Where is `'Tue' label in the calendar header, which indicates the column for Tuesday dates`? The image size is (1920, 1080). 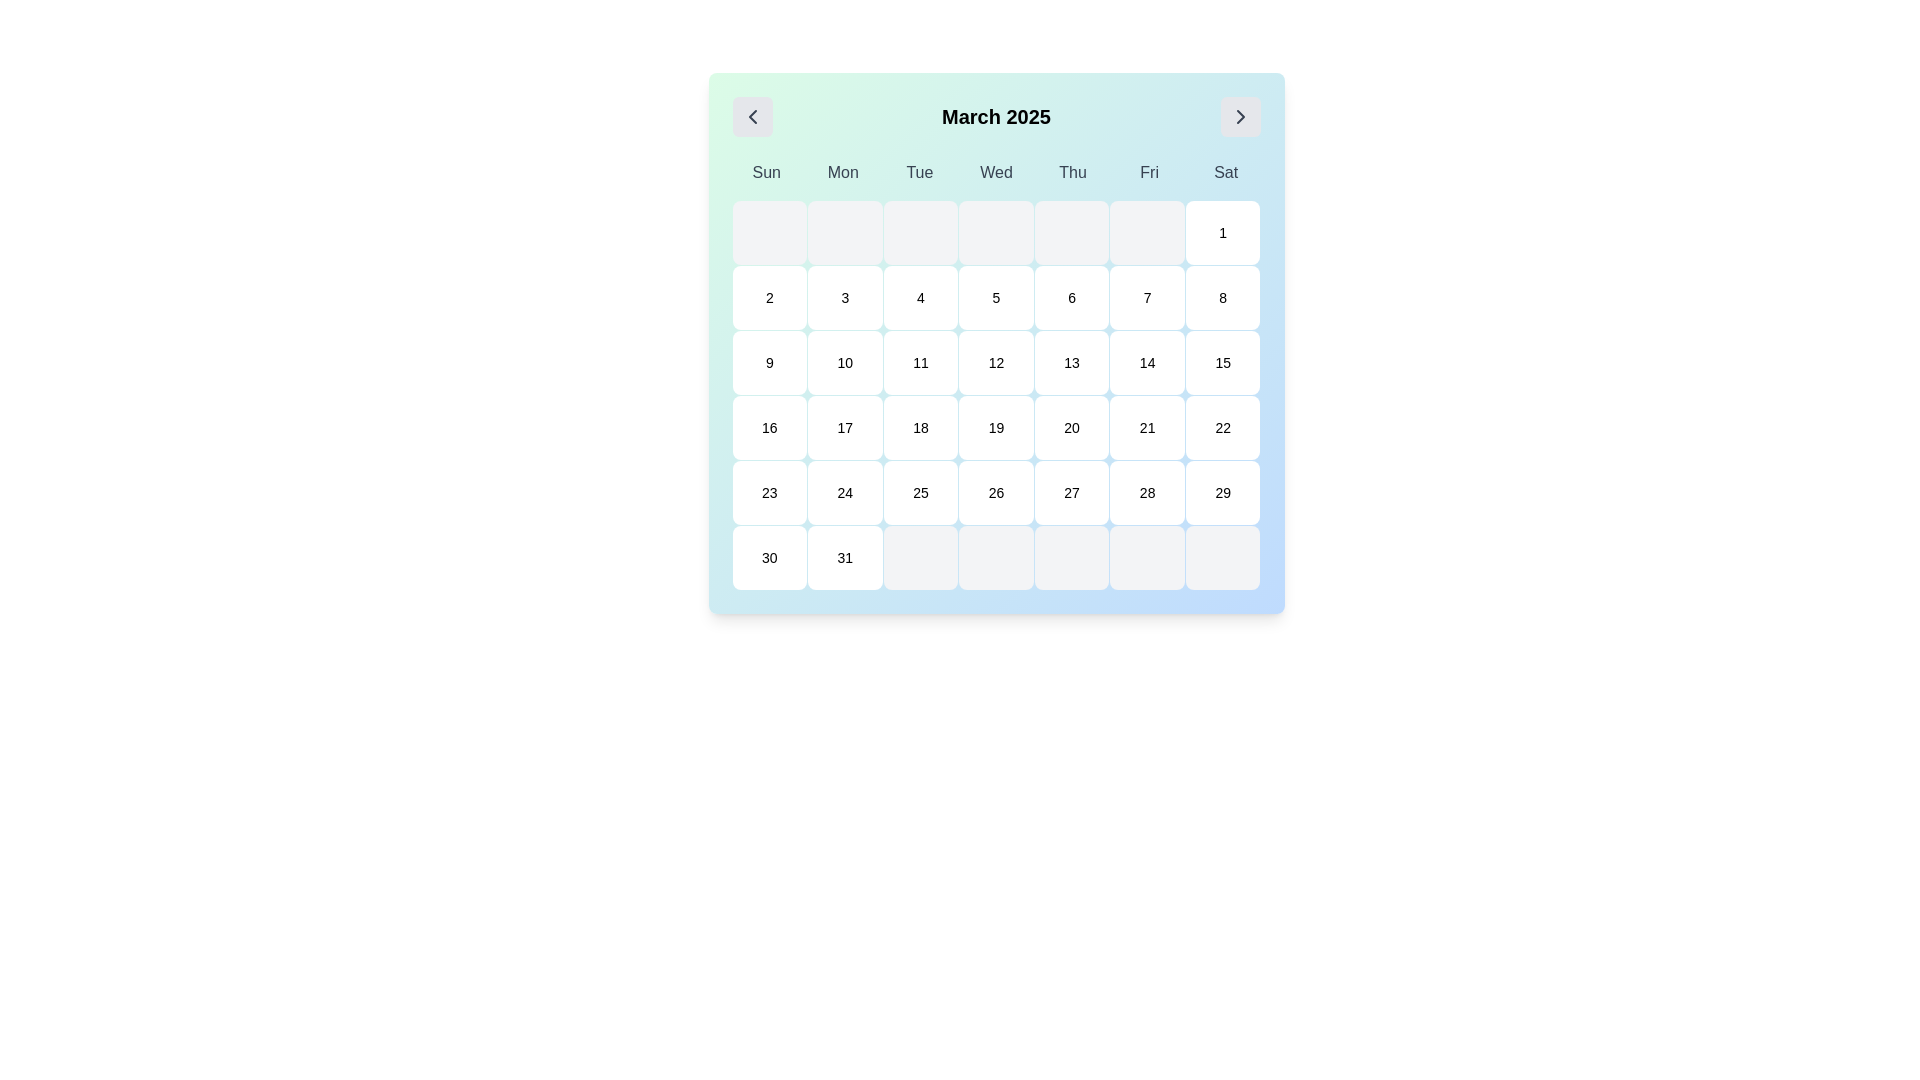
'Tue' label in the calendar header, which indicates the column for Tuesday dates is located at coordinates (918, 172).